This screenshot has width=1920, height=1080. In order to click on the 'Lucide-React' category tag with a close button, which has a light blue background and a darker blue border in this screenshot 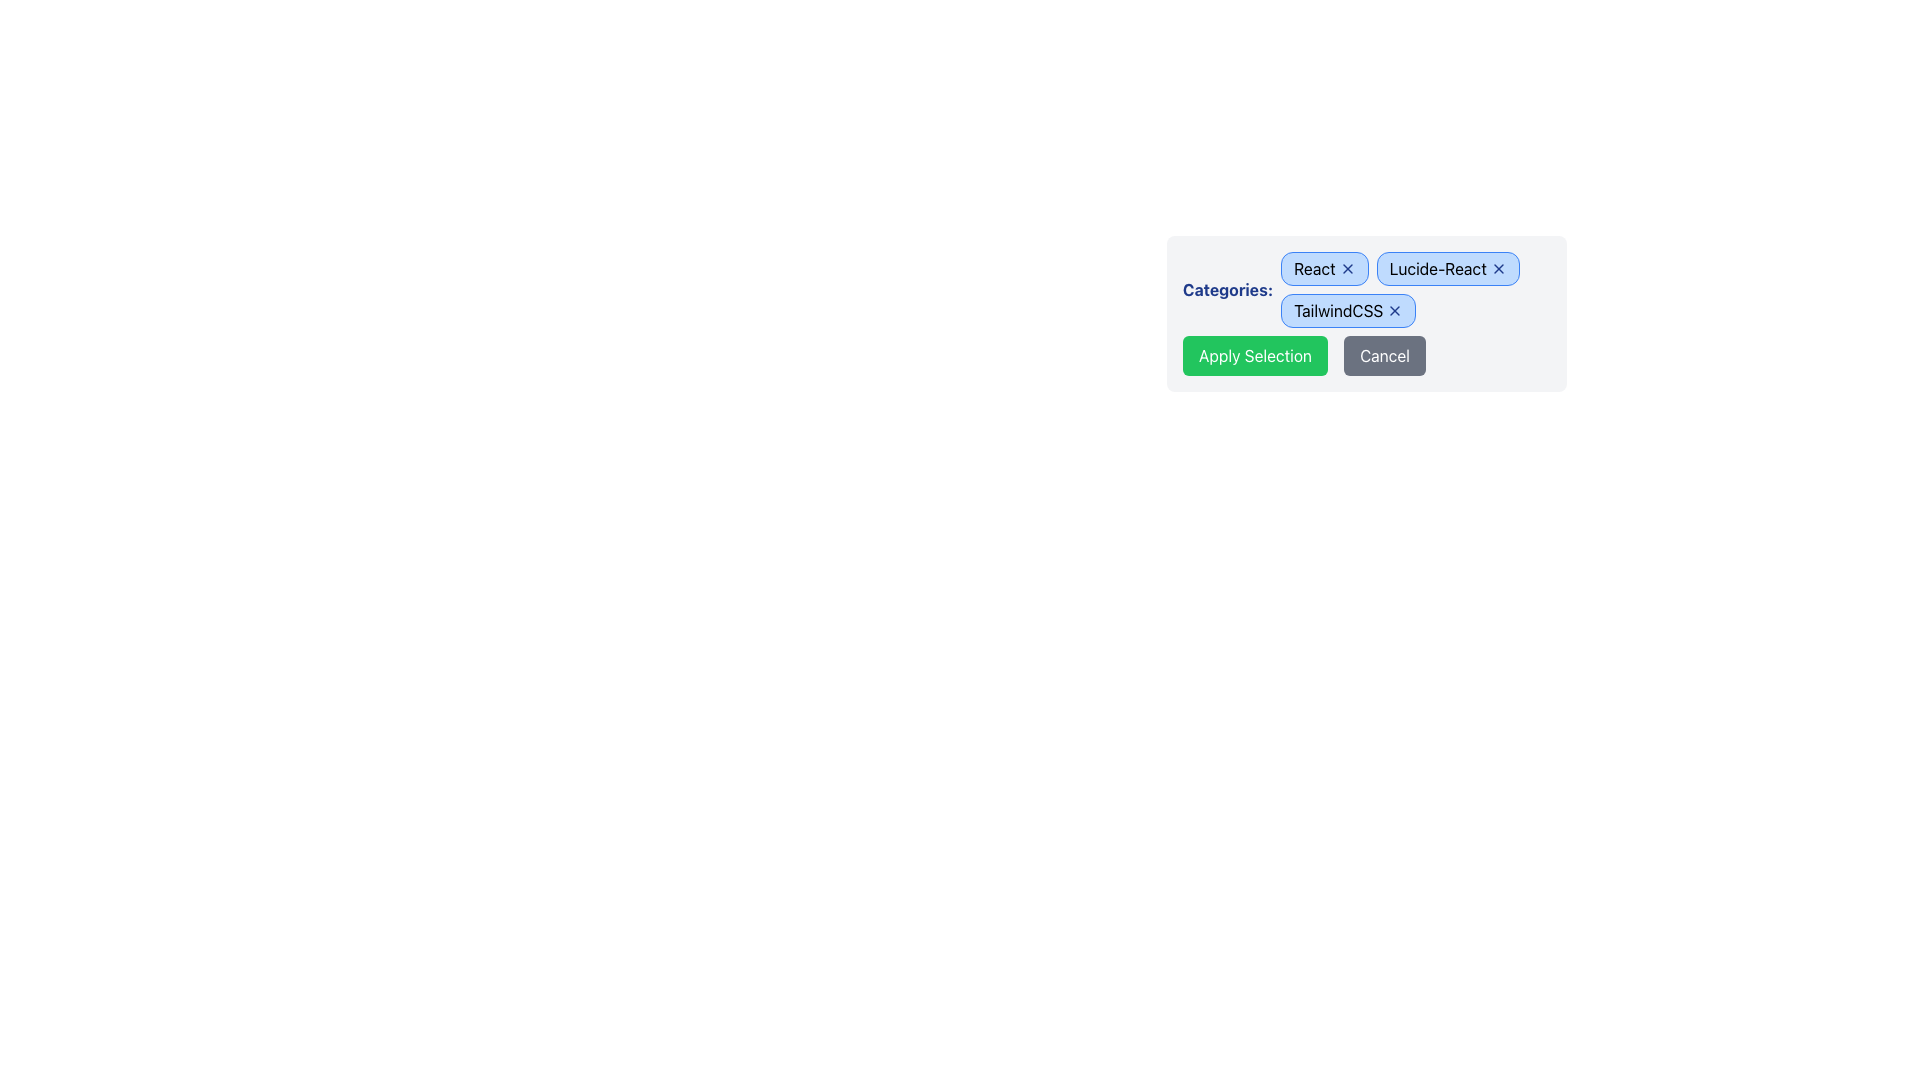, I will do `click(1448, 268)`.